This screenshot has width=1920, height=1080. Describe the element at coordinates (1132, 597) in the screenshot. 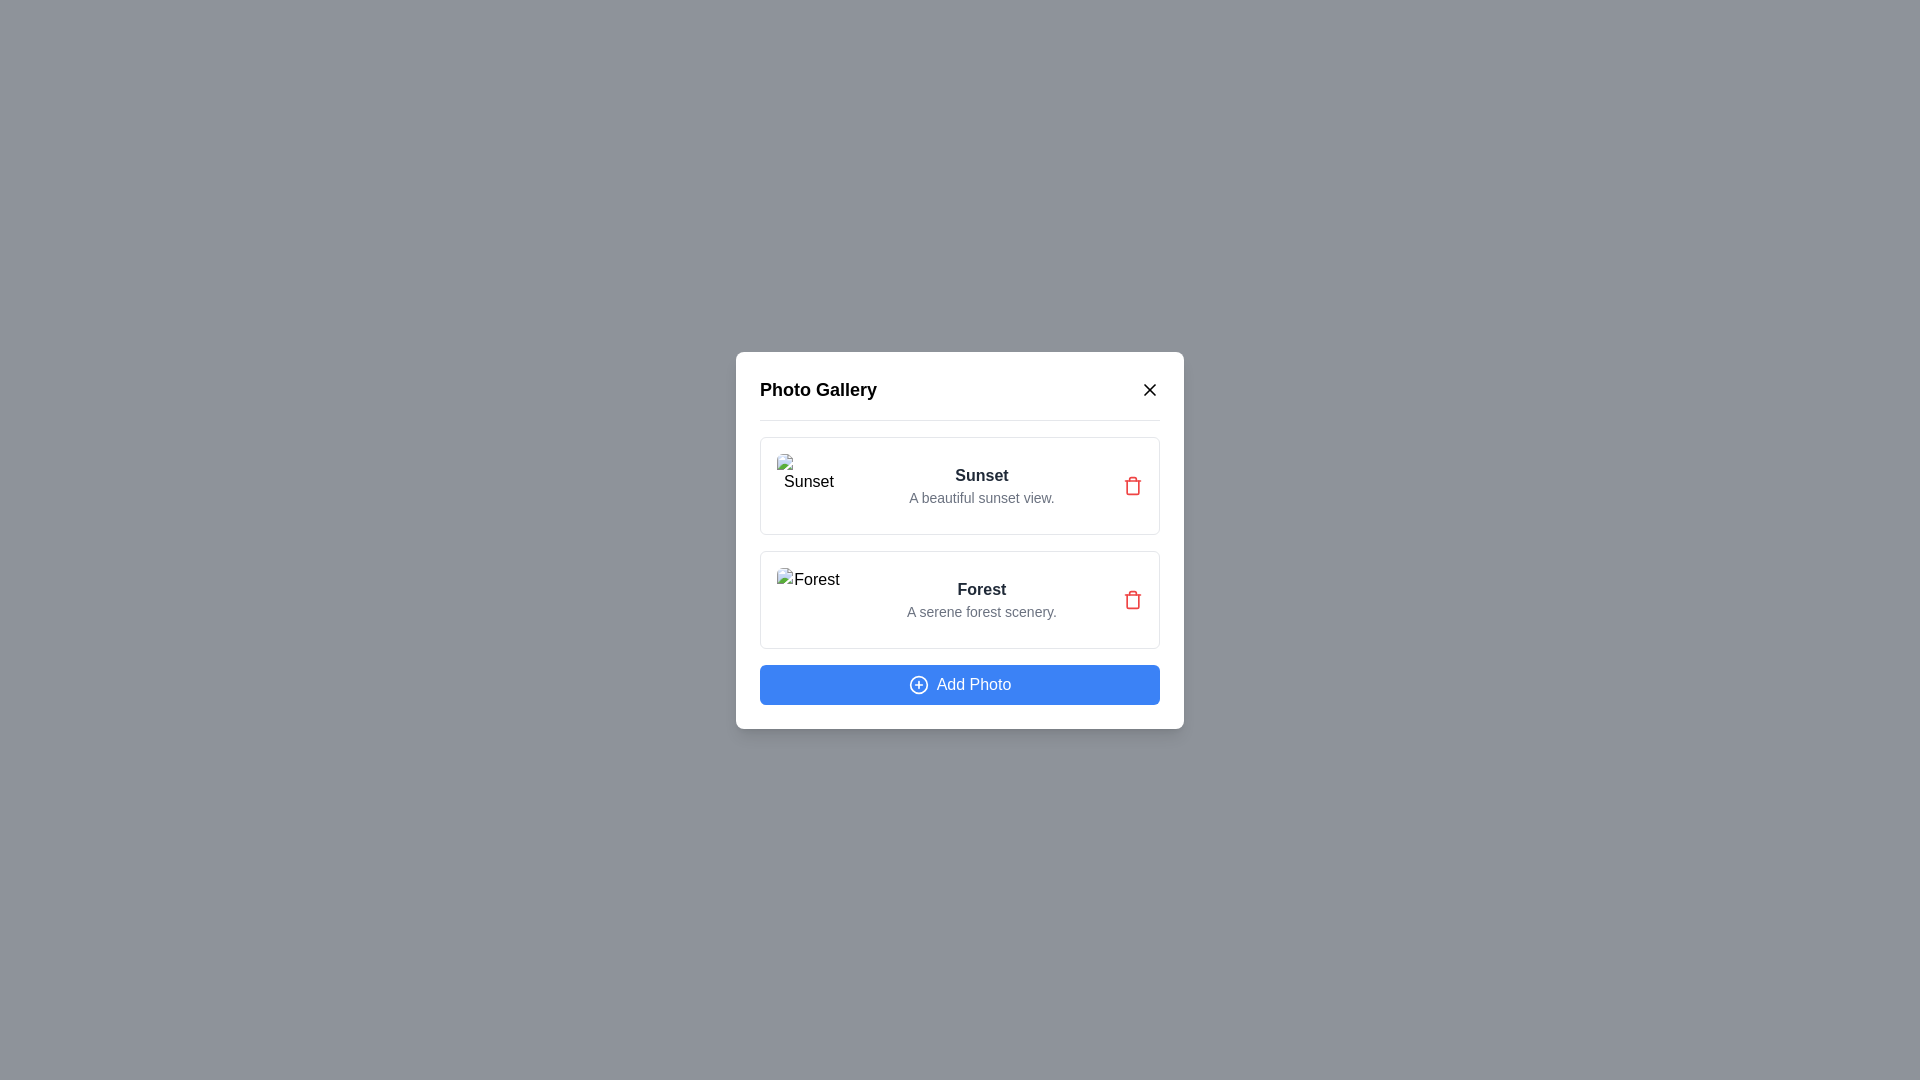

I see `the red trash can icon near the top-right corner of the second entry in the list` at that location.